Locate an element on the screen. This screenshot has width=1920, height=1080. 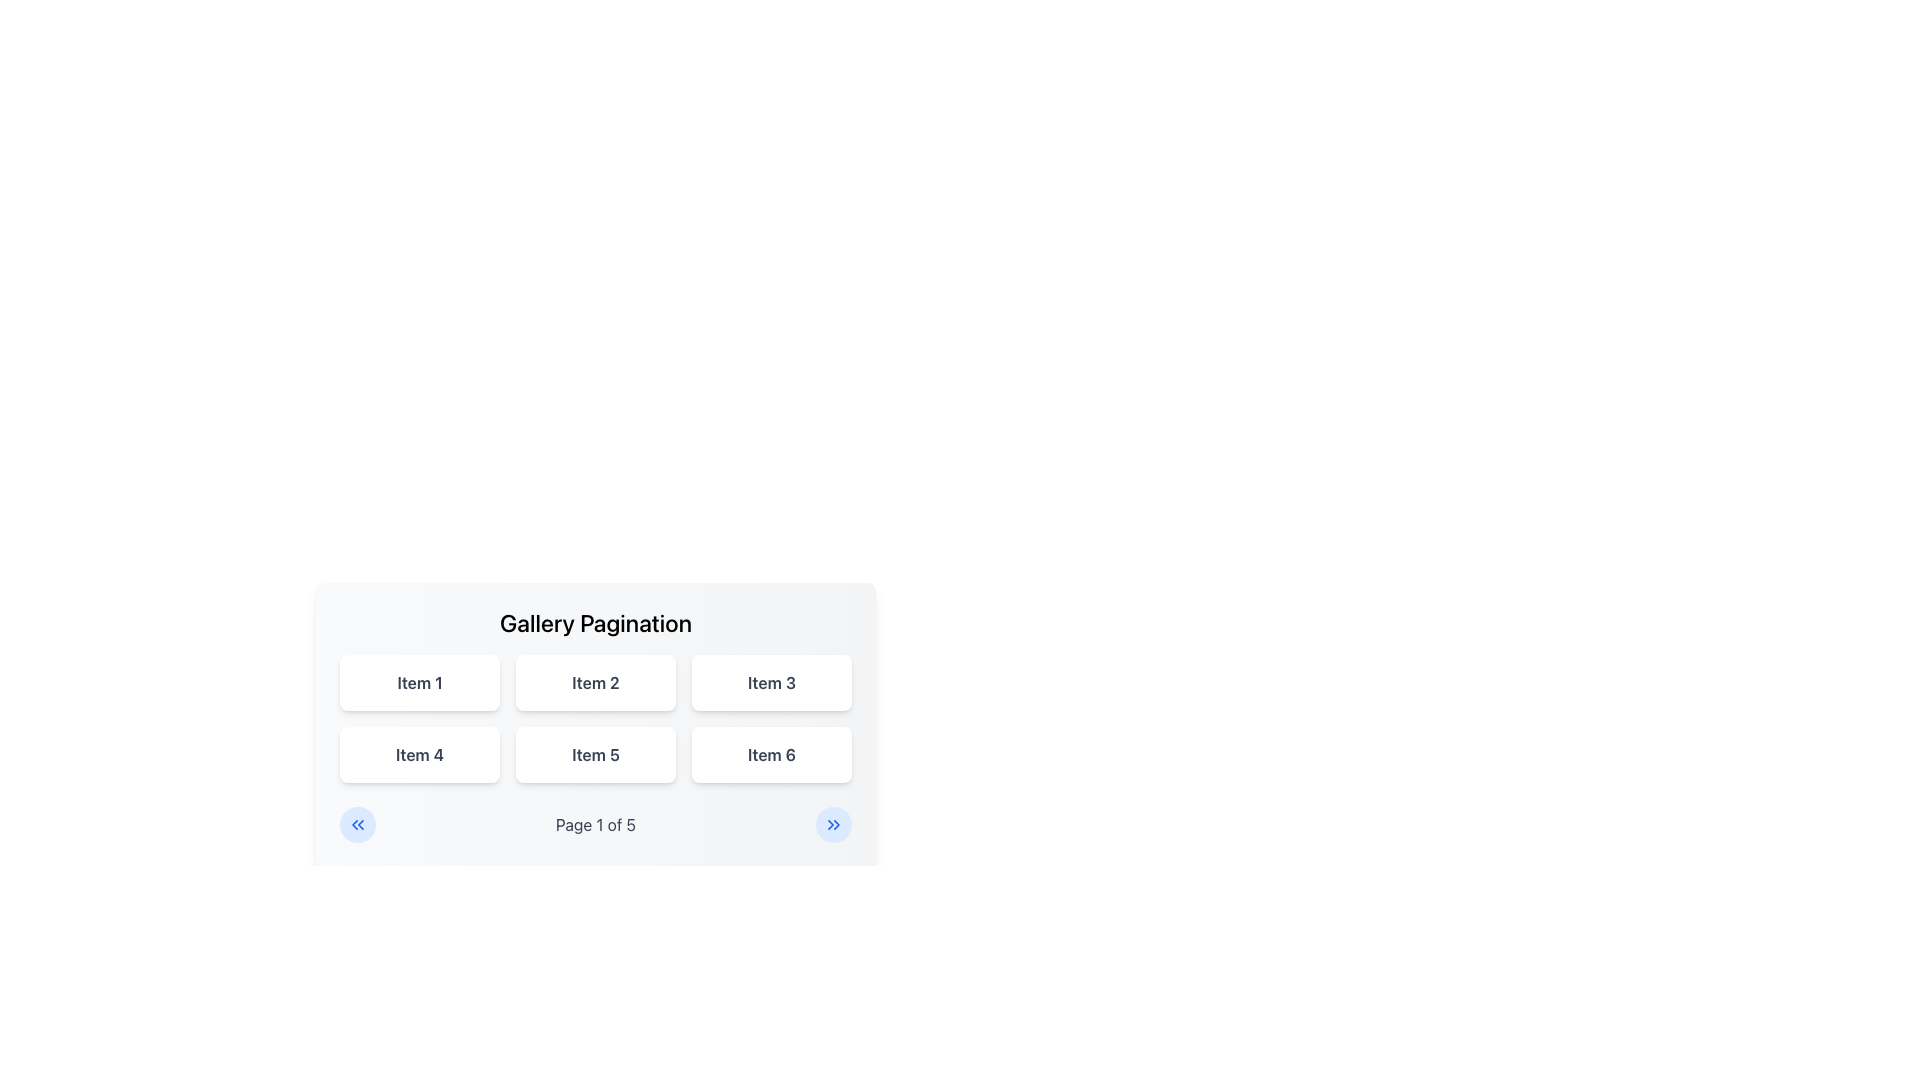
the Text Label displaying 'Item 1' in bold gray font, located in the top-left corner of the grid layout is located at coordinates (418, 681).